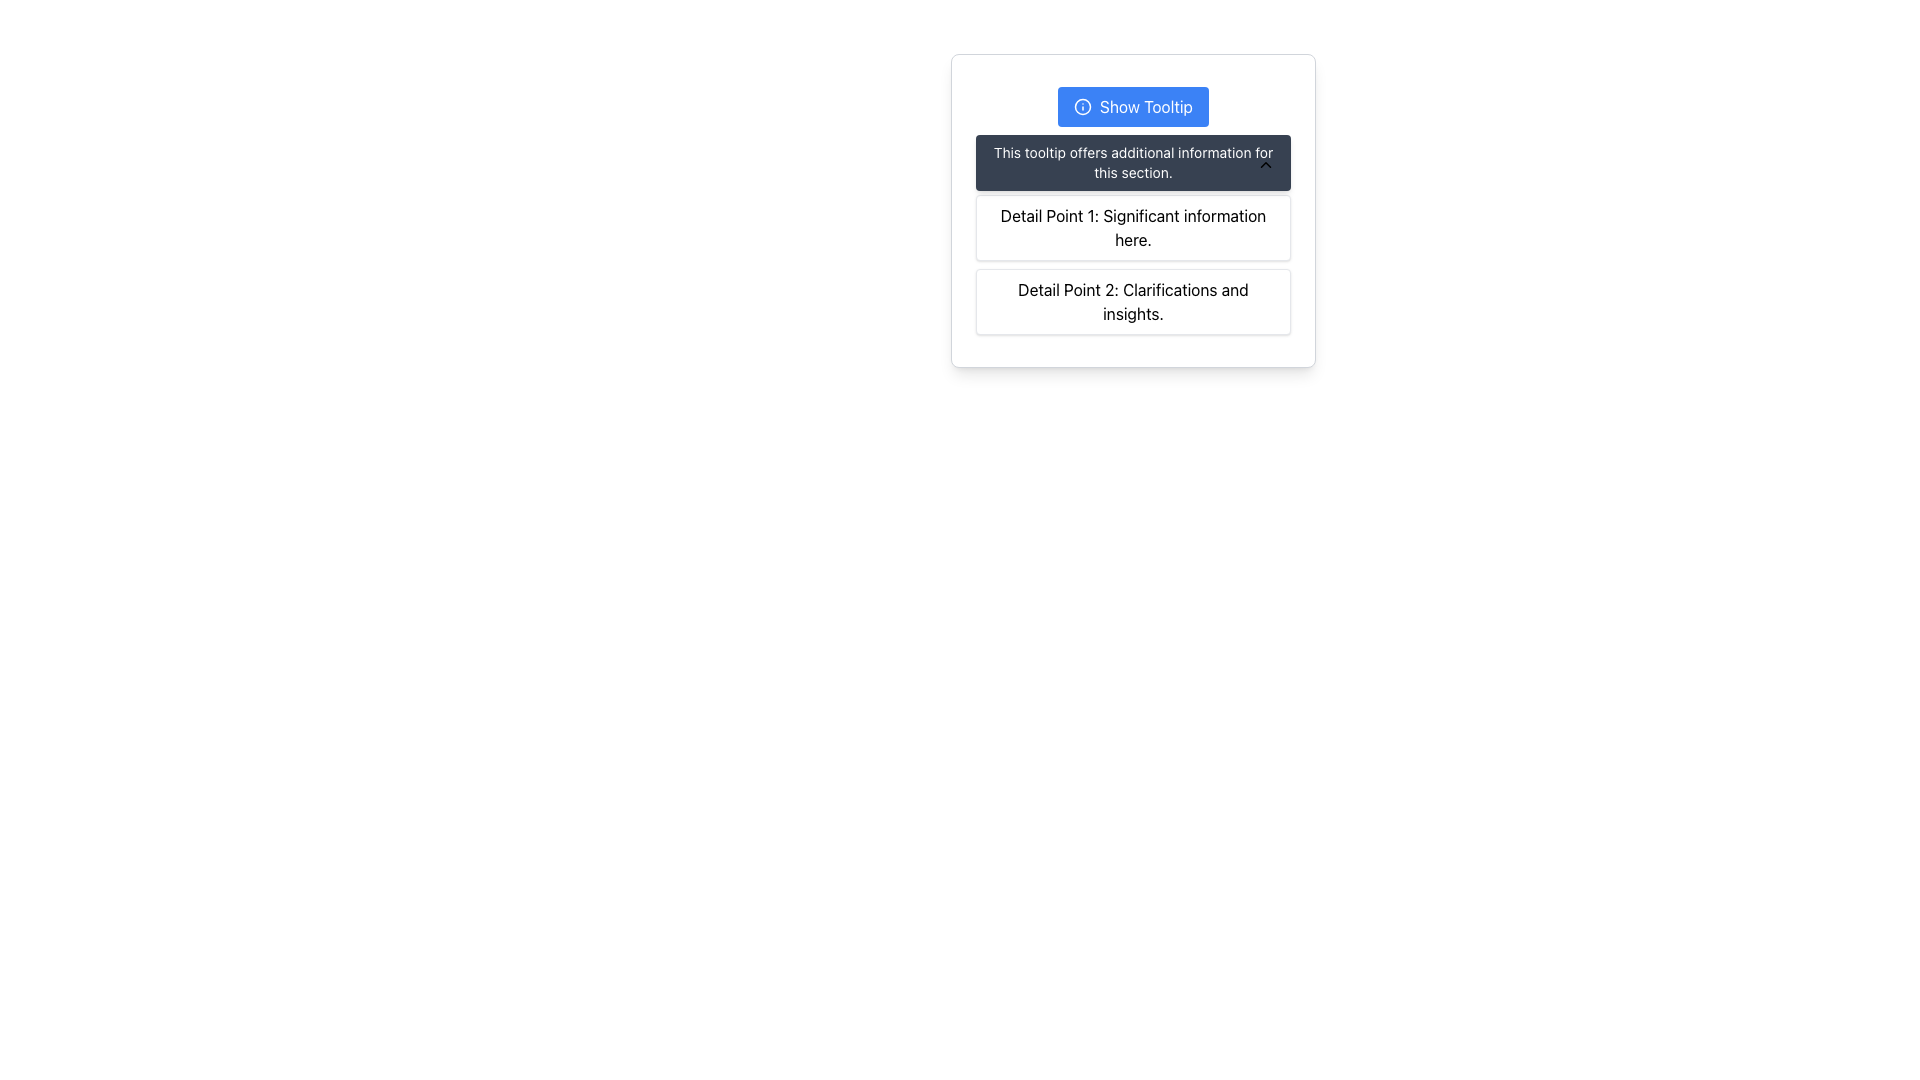 The height and width of the screenshot is (1080, 1920). I want to click on the chevron icon located at the far right end of the 'More Details' button, so click(1265, 164).